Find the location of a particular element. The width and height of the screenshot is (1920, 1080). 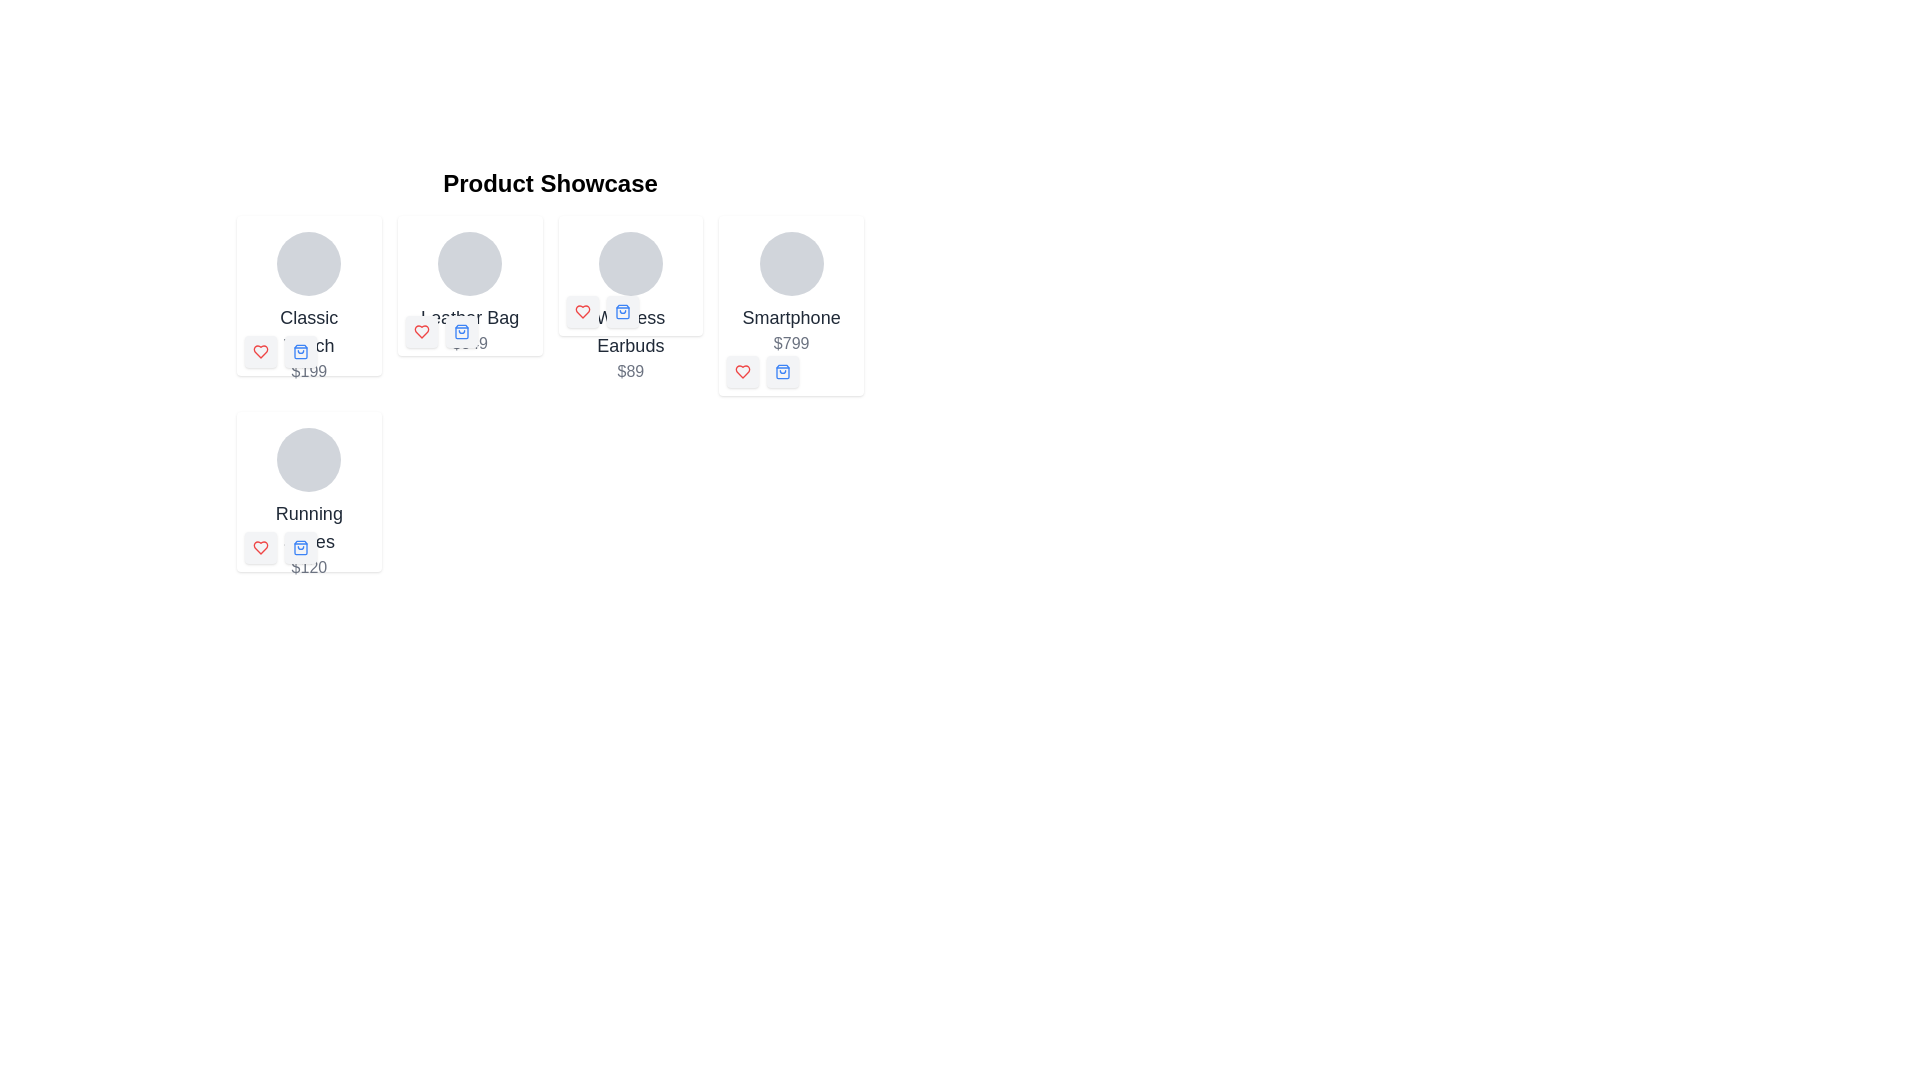

the circular visual placeholder for the product image display area located in the third product card from the left, which features a light gray color and smooth rounded outline is located at coordinates (629, 262).